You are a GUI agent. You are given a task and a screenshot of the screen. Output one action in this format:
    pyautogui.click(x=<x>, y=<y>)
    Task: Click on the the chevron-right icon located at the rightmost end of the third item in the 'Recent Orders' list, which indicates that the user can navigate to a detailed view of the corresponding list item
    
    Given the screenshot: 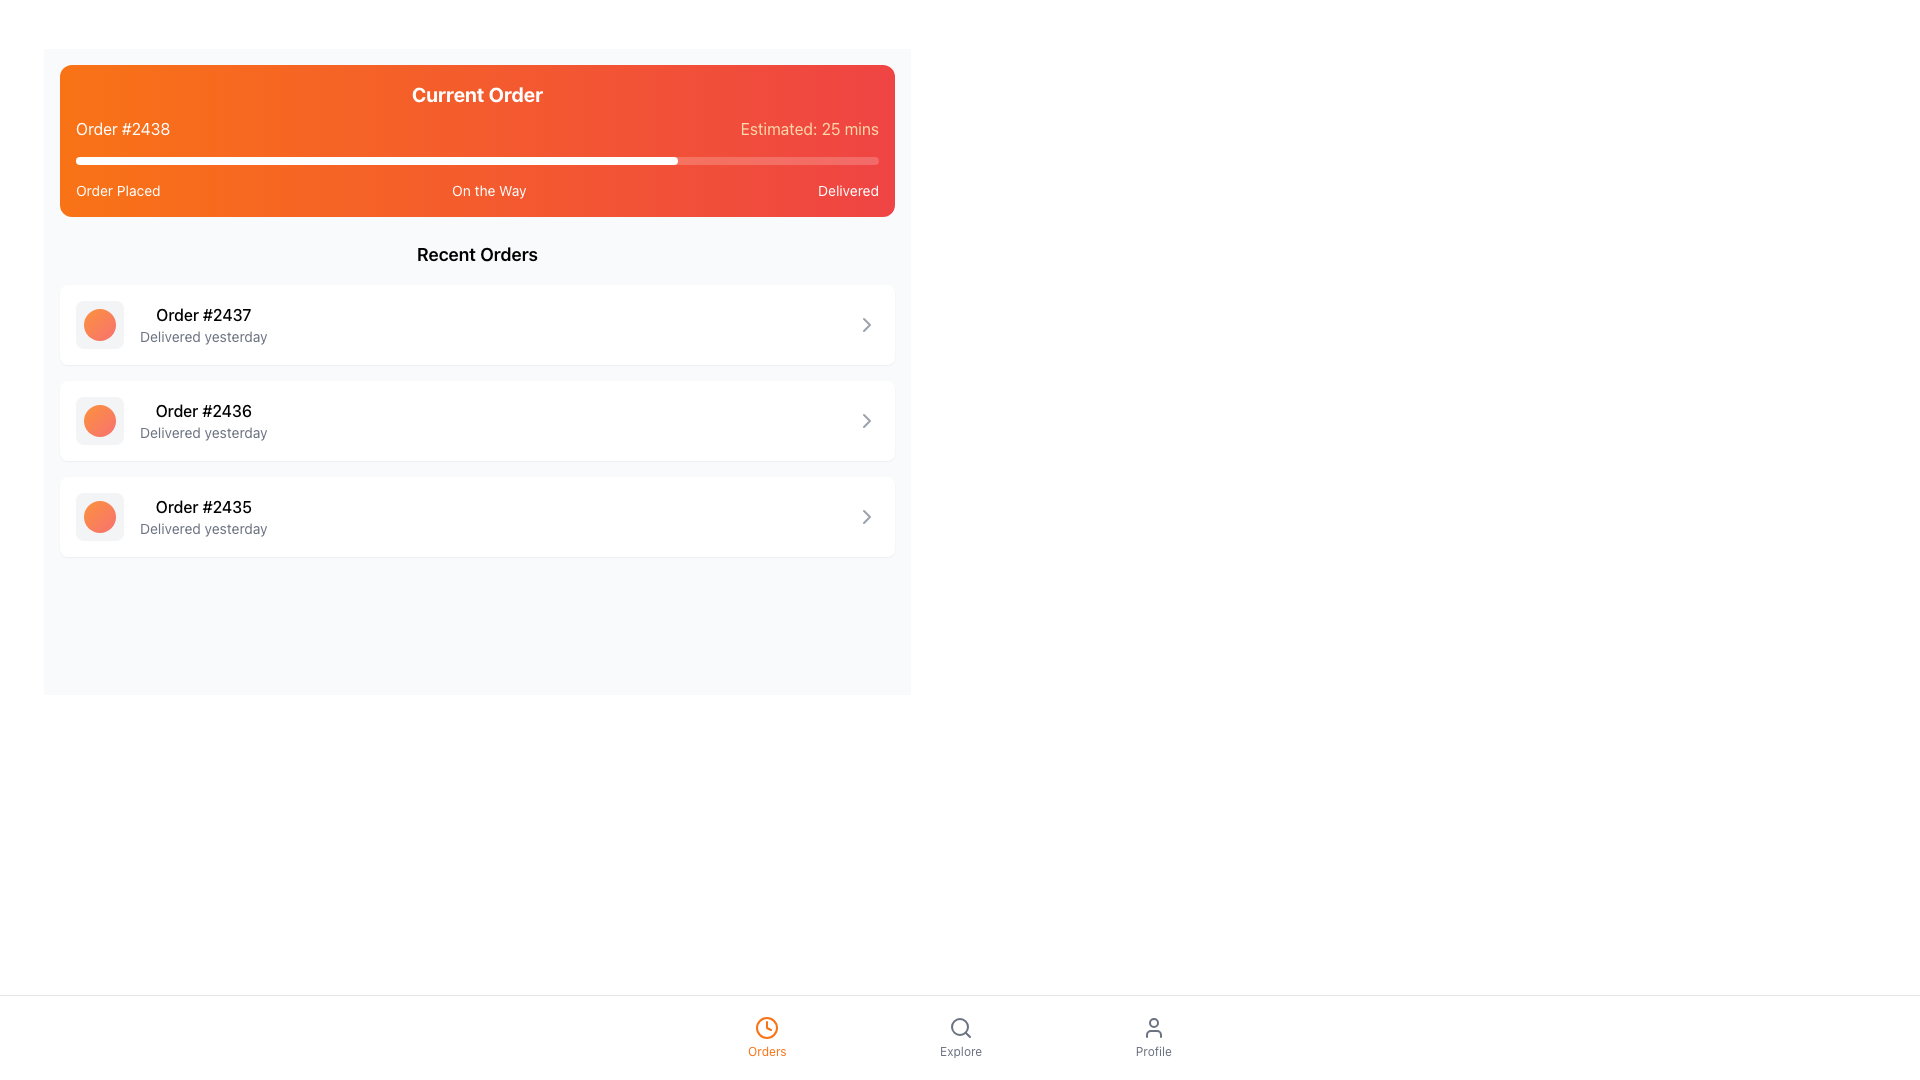 What is the action you would take?
    pyautogui.click(x=867, y=419)
    